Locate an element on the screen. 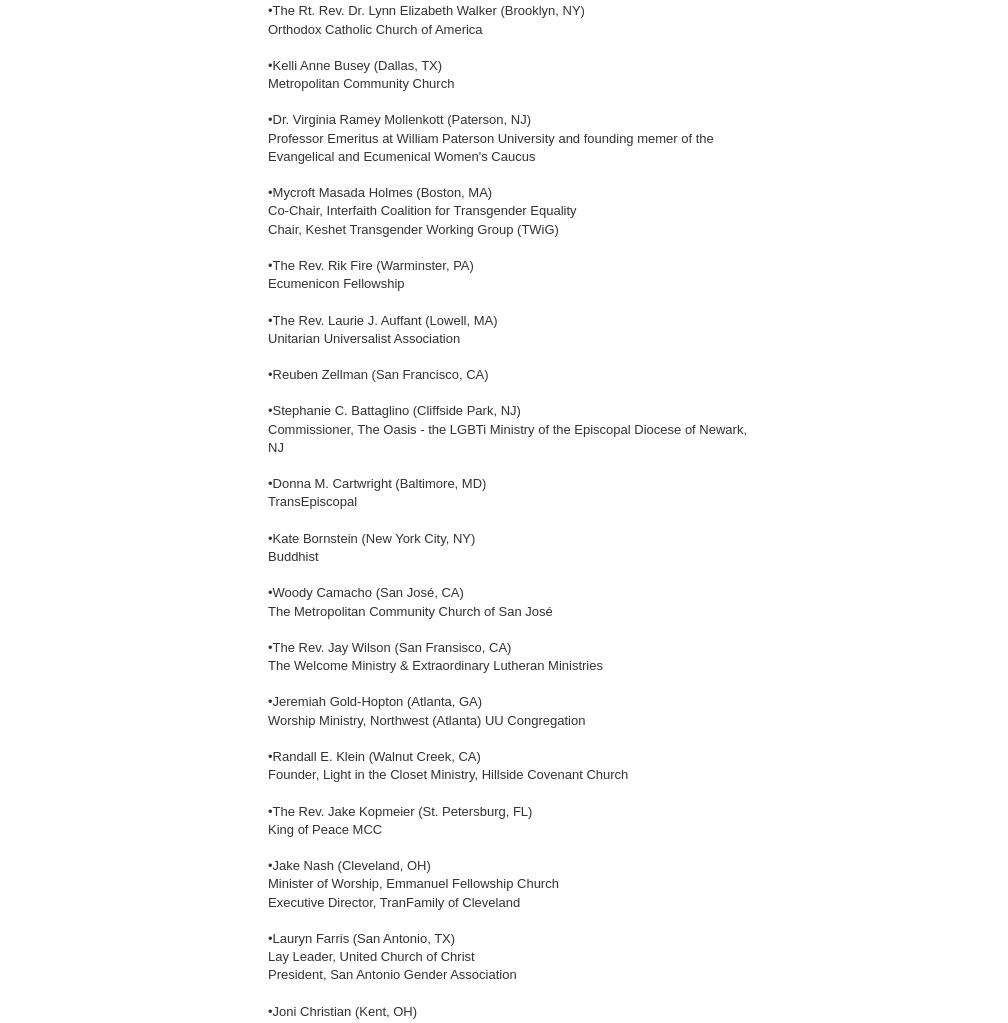 This screenshot has width=1008, height=1023. 'Worship Ministry, Northwest (Atlanta) UU Congregation' is located at coordinates (426, 719).